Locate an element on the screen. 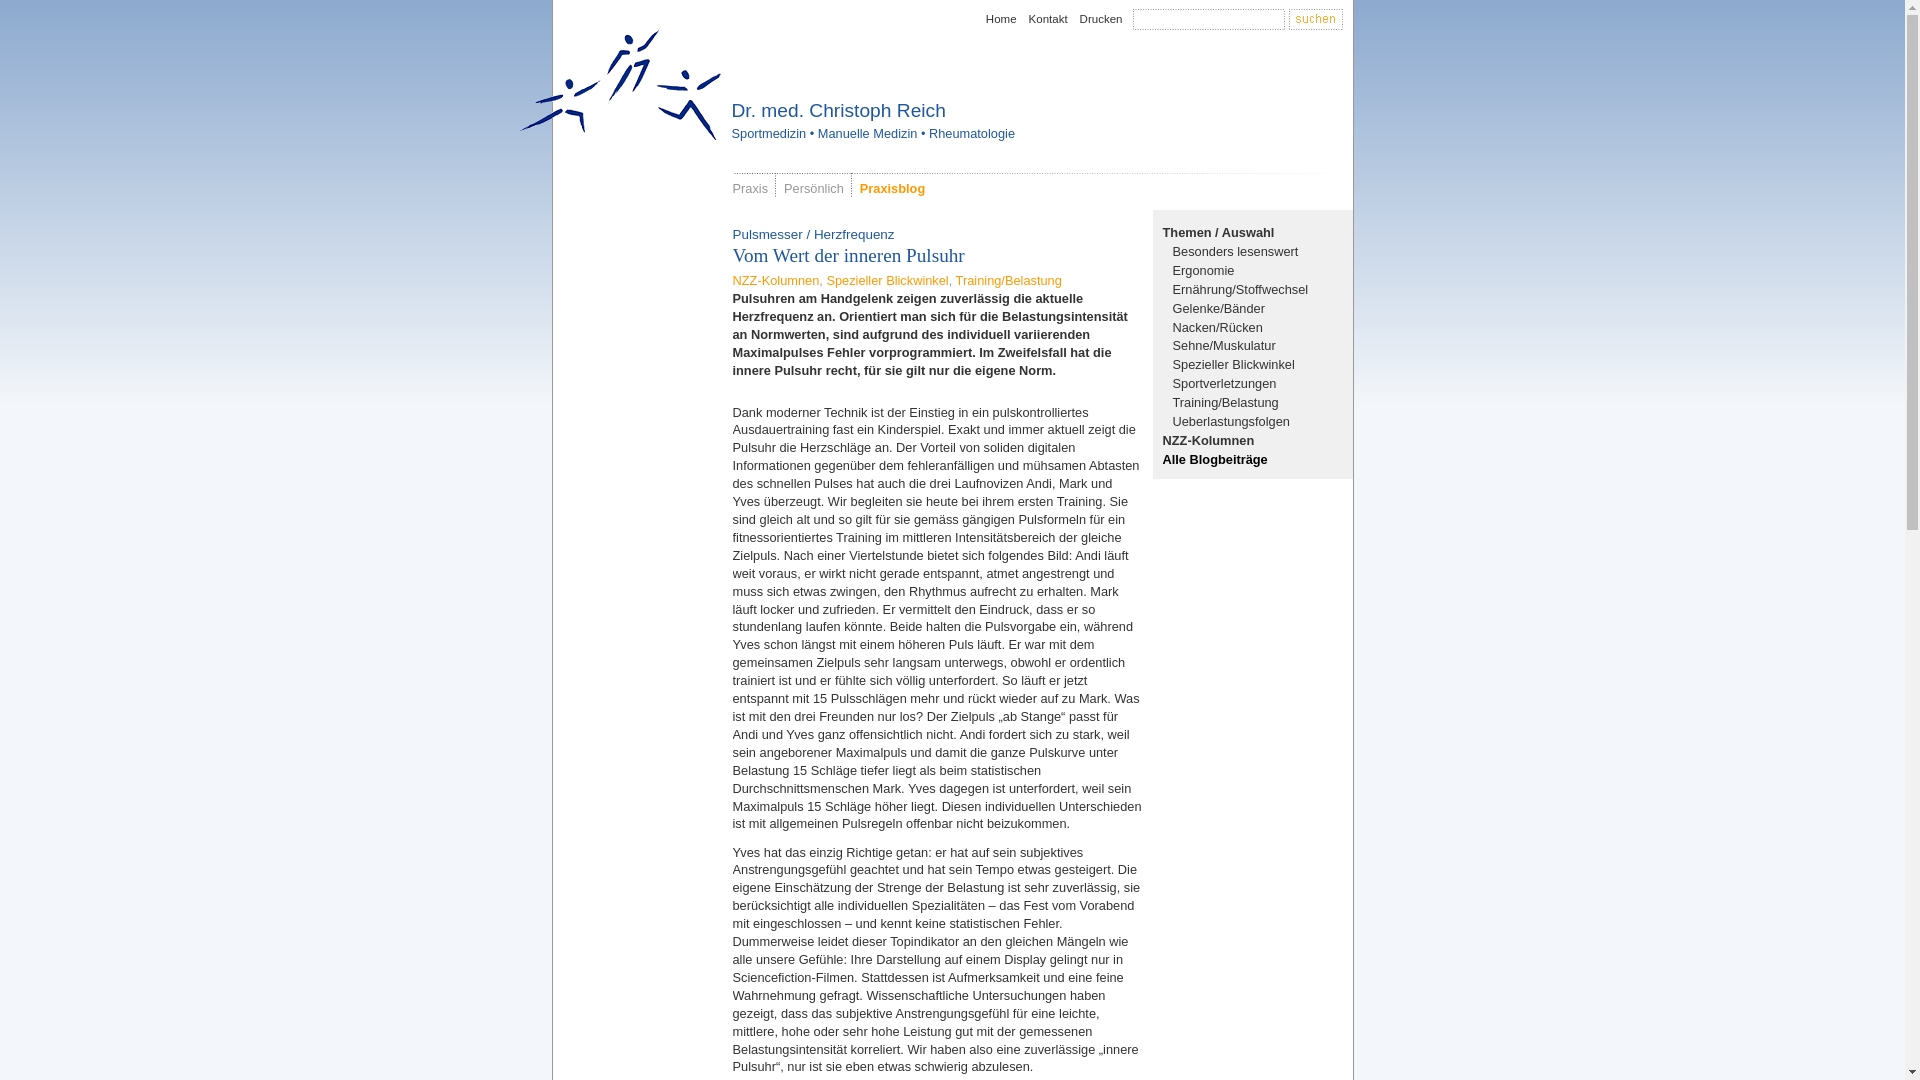 This screenshot has width=1920, height=1080. 'Training/Belastung' is located at coordinates (1223, 402).